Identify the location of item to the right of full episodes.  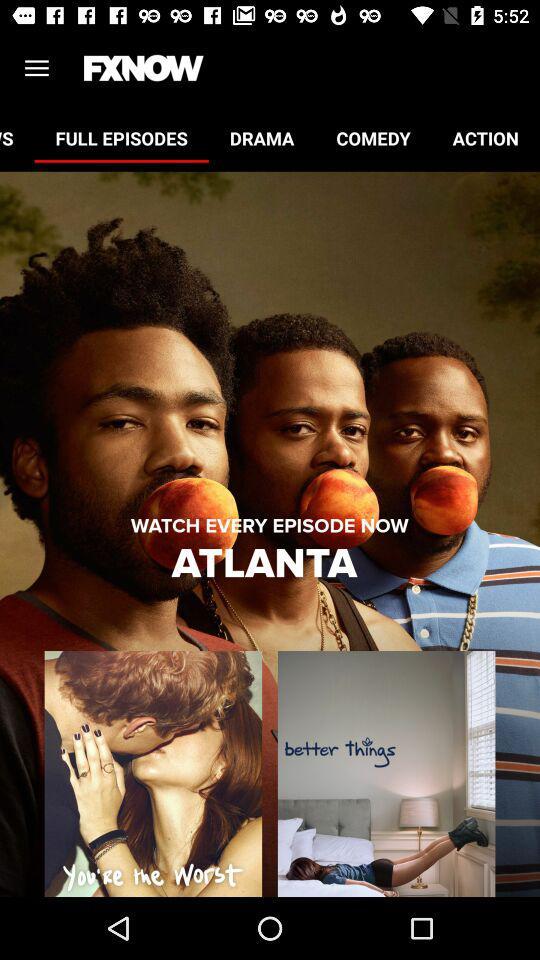
(262, 137).